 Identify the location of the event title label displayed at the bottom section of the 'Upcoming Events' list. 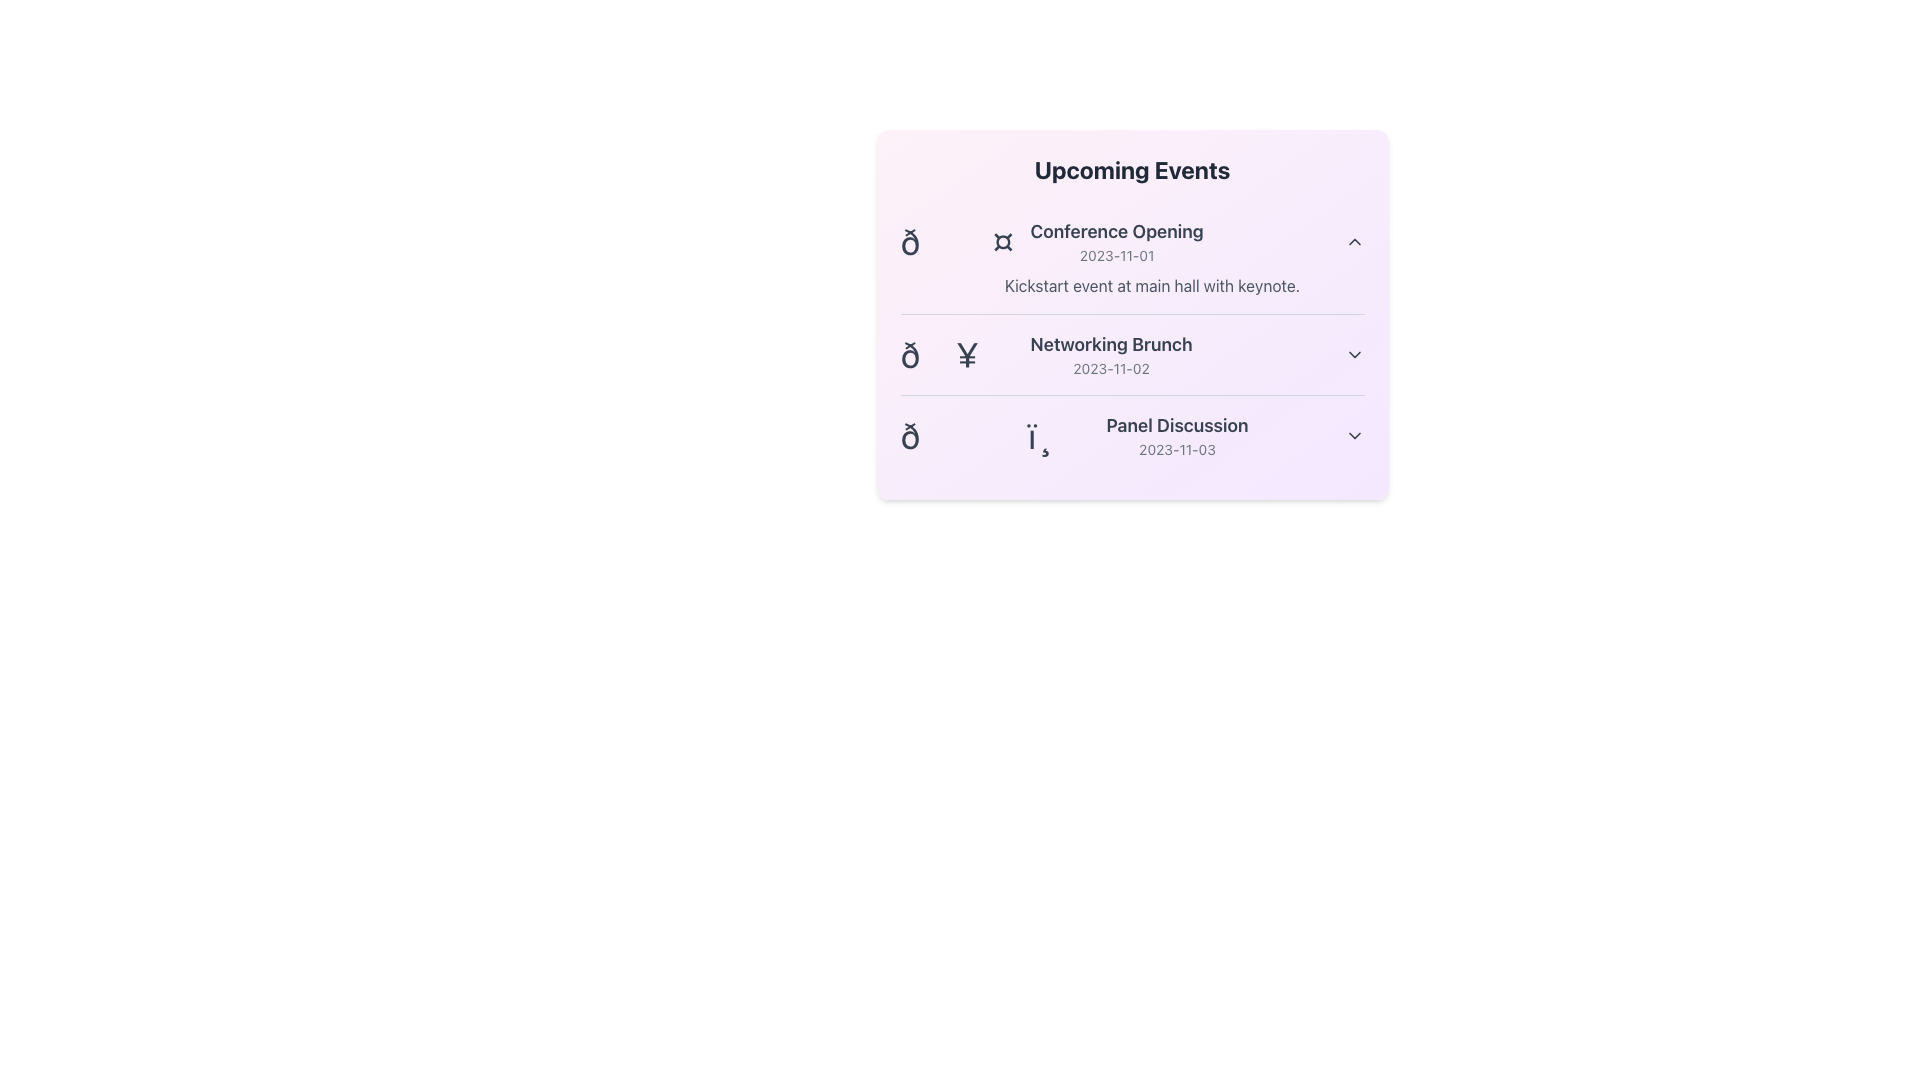
(1177, 424).